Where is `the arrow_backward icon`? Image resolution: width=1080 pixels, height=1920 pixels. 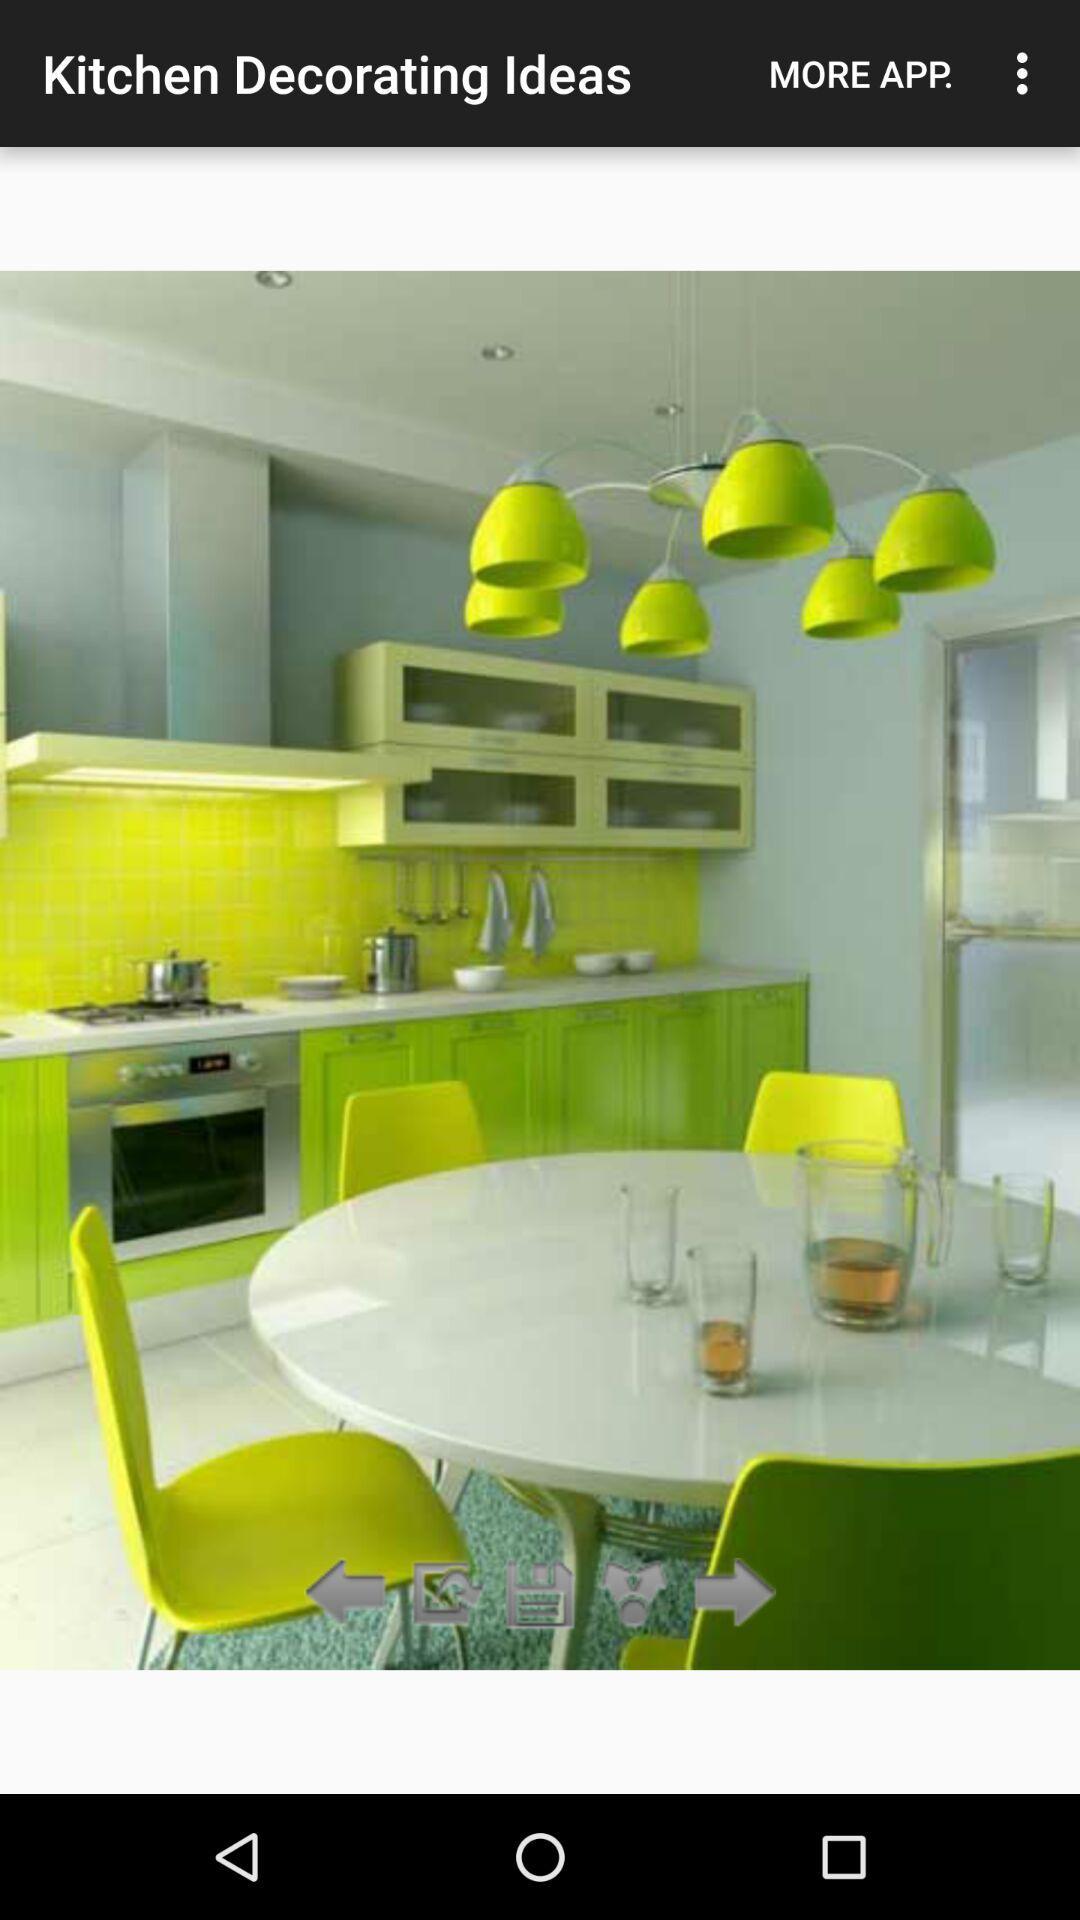 the arrow_backward icon is located at coordinates (350, 1593).